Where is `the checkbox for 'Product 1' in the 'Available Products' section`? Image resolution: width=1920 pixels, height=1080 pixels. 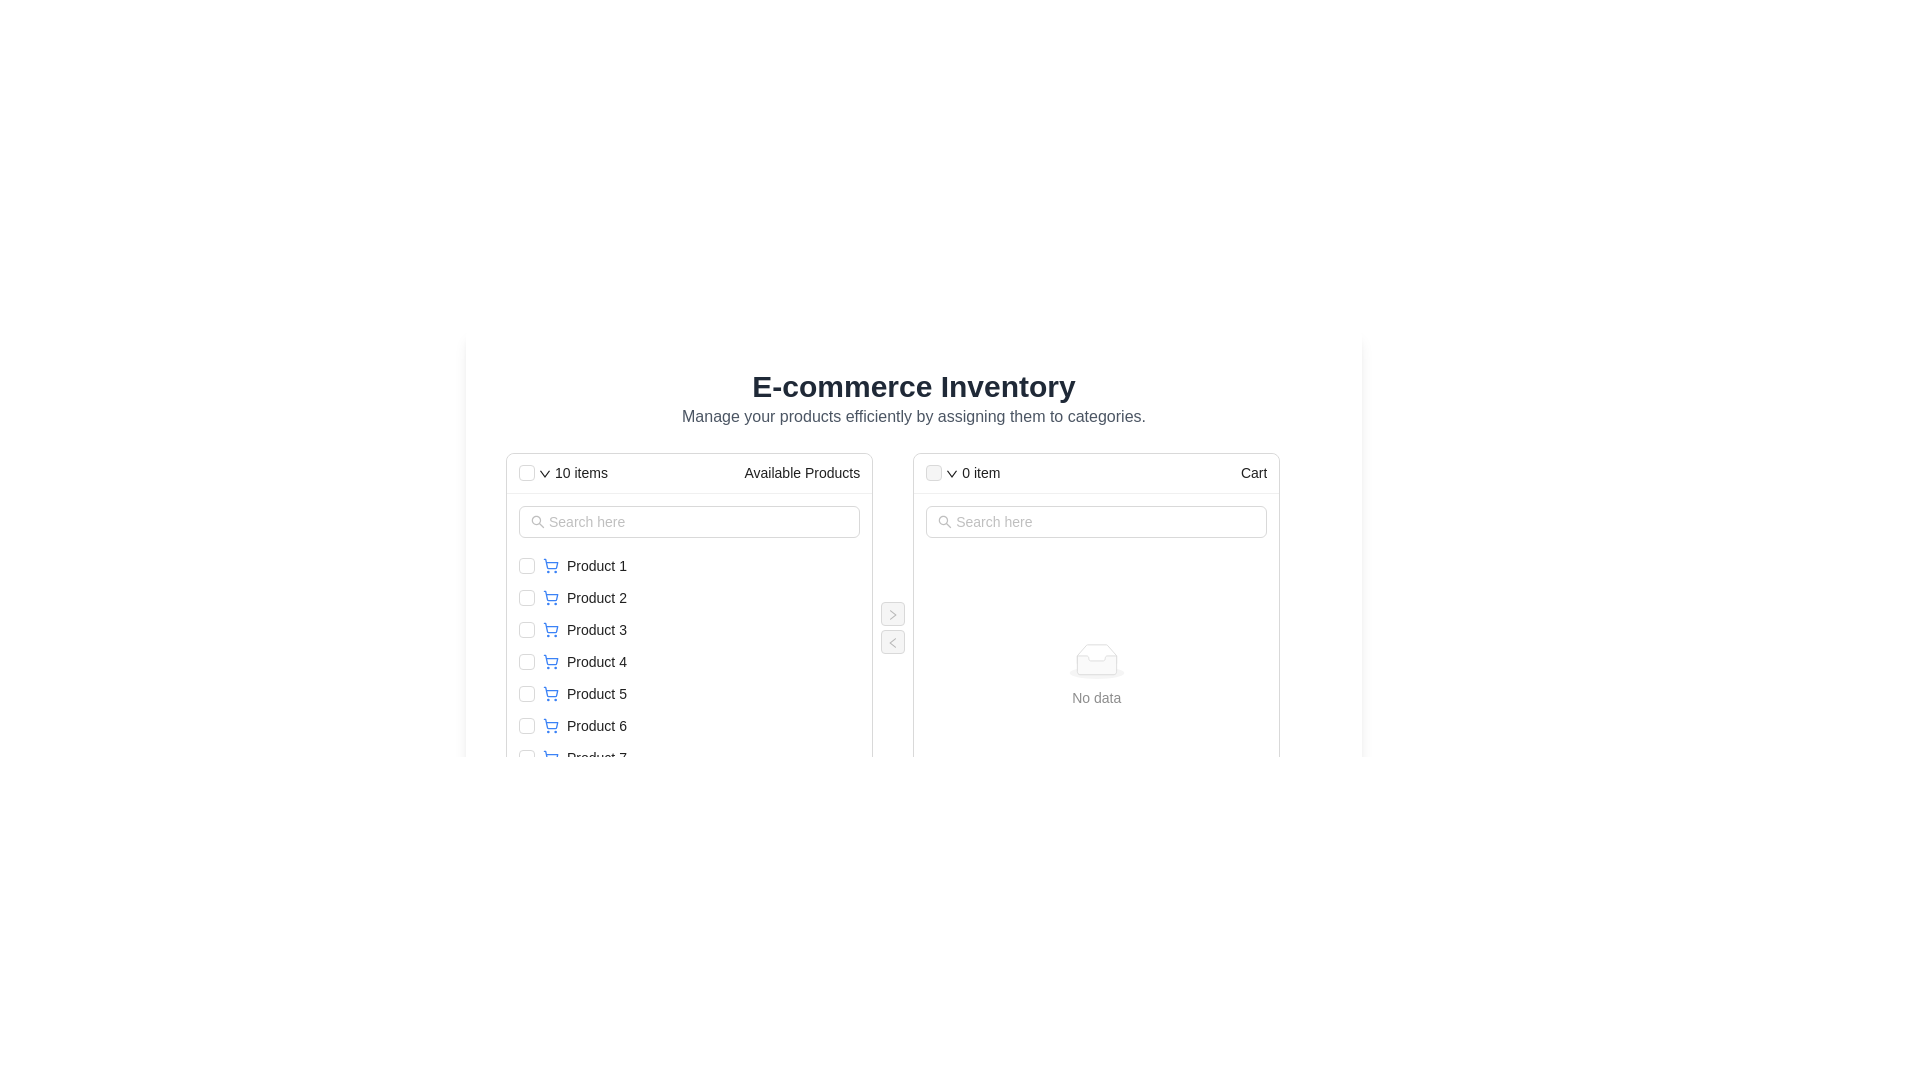 the checkbox for 'Product 1' in the 'Available Products' section is located at coordinates (527, 566).